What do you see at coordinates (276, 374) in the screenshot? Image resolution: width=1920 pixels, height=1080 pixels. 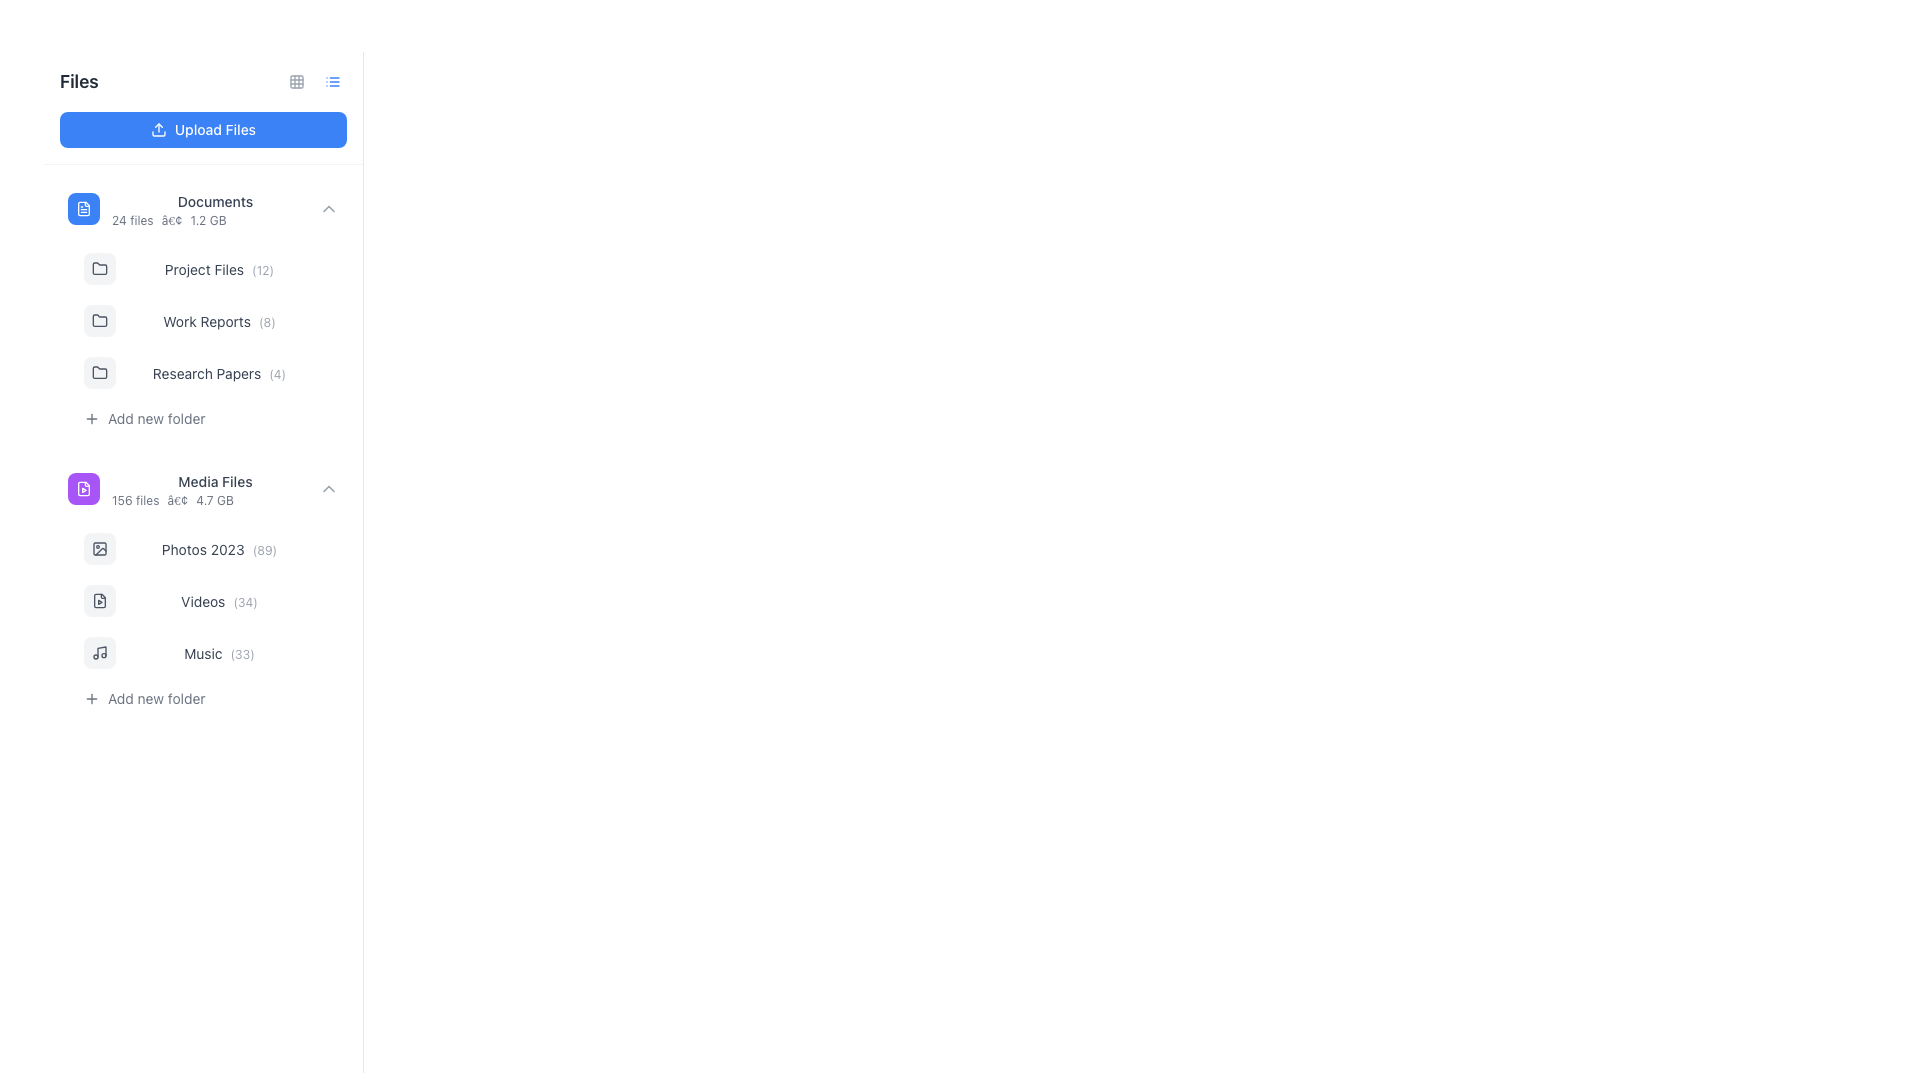 I see `the static text displaying '(4)', which is aligned to the right of the 'Research Papers' label in the 'Files' section` at bounding box center [276, 374].